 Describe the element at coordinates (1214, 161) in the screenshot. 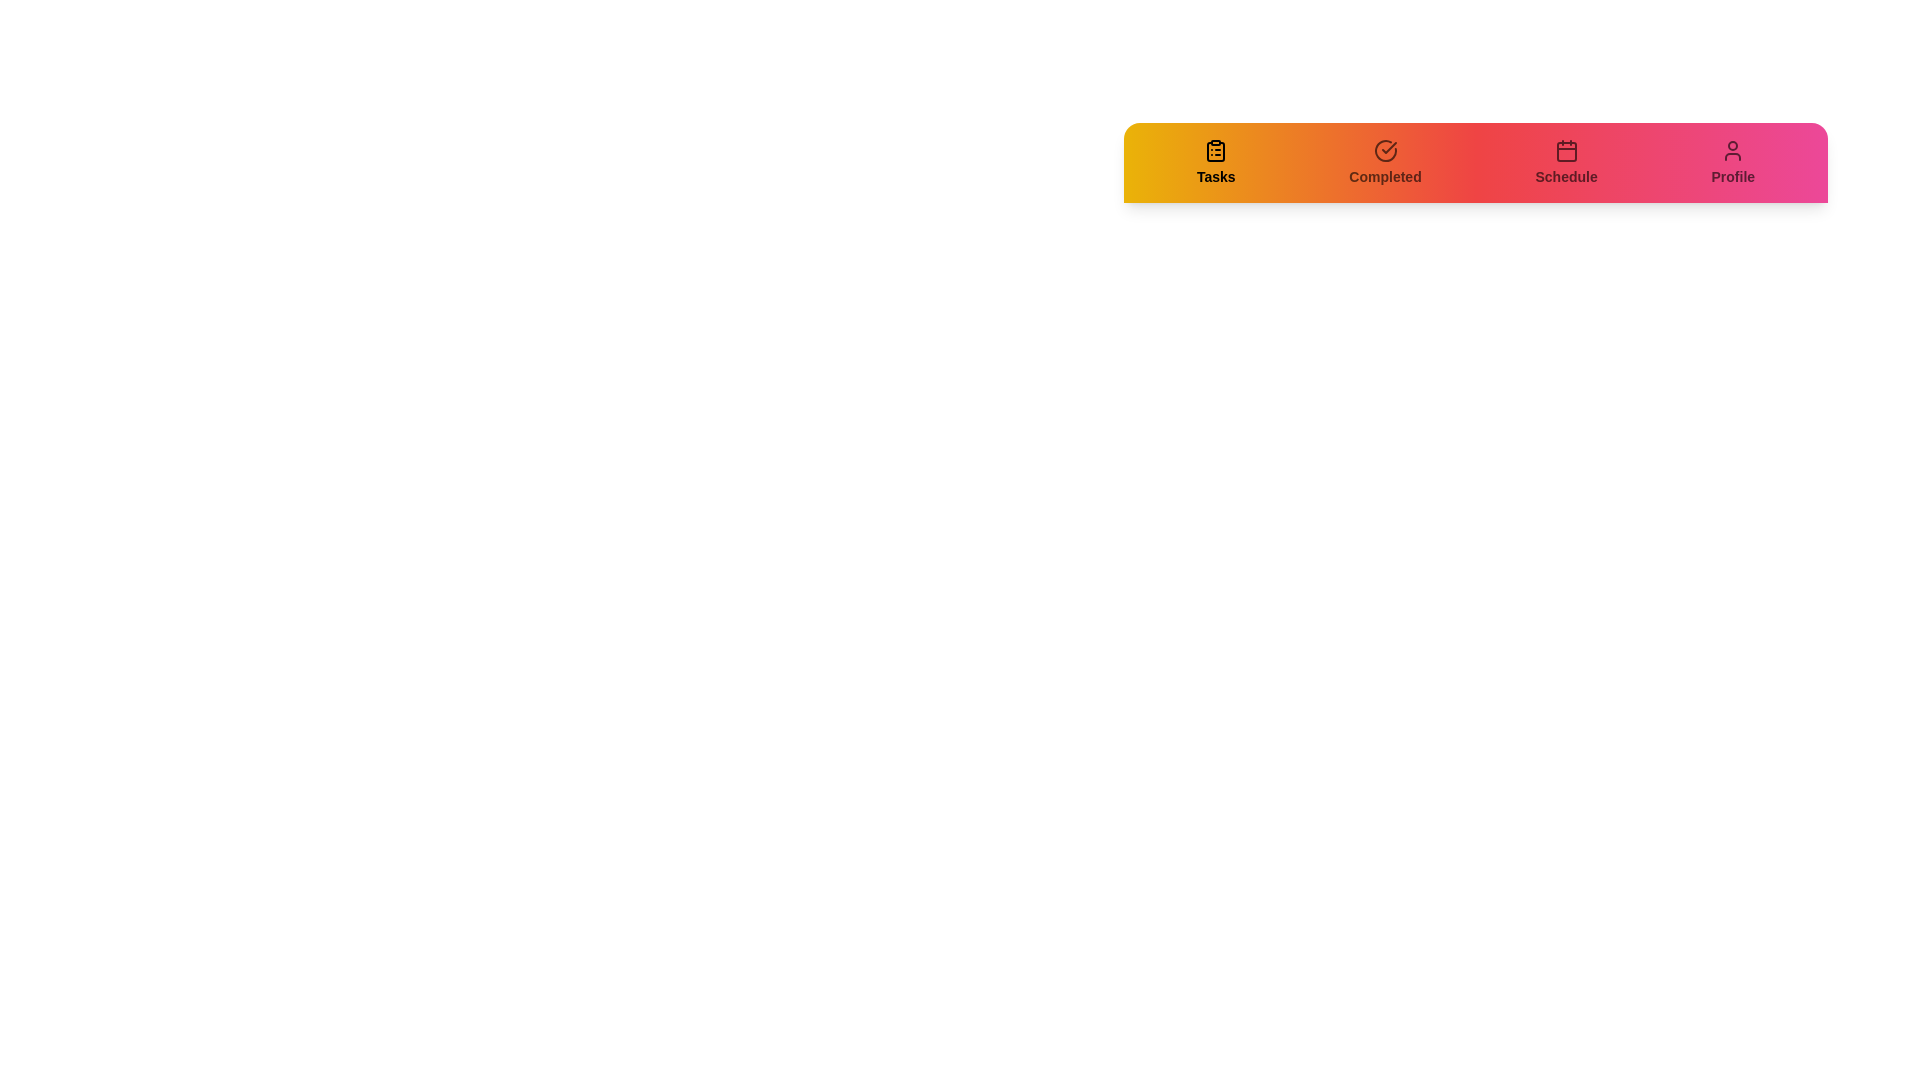

I see `the tab labeled Tasks to navigate to its respective section` at that location.